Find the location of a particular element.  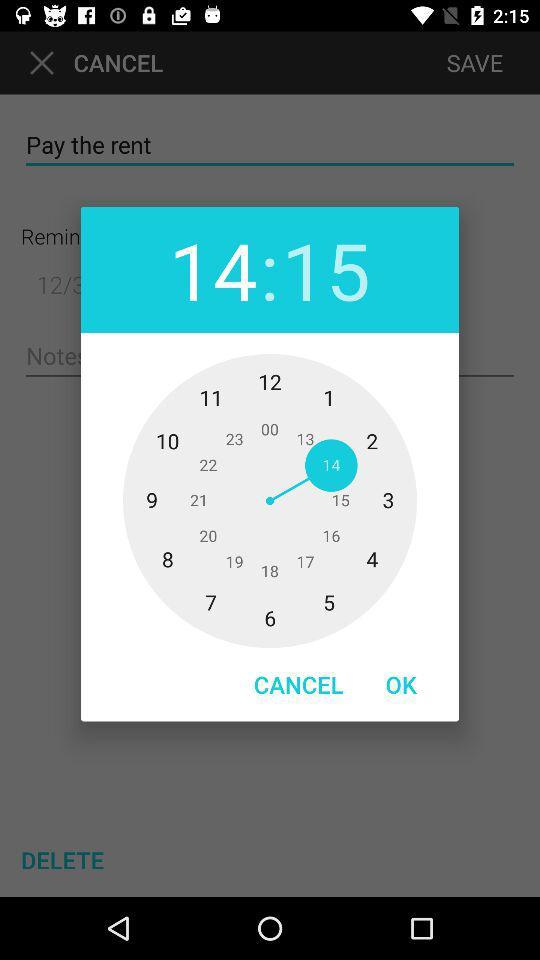

the 14 item is located at coordinates (212, 268).